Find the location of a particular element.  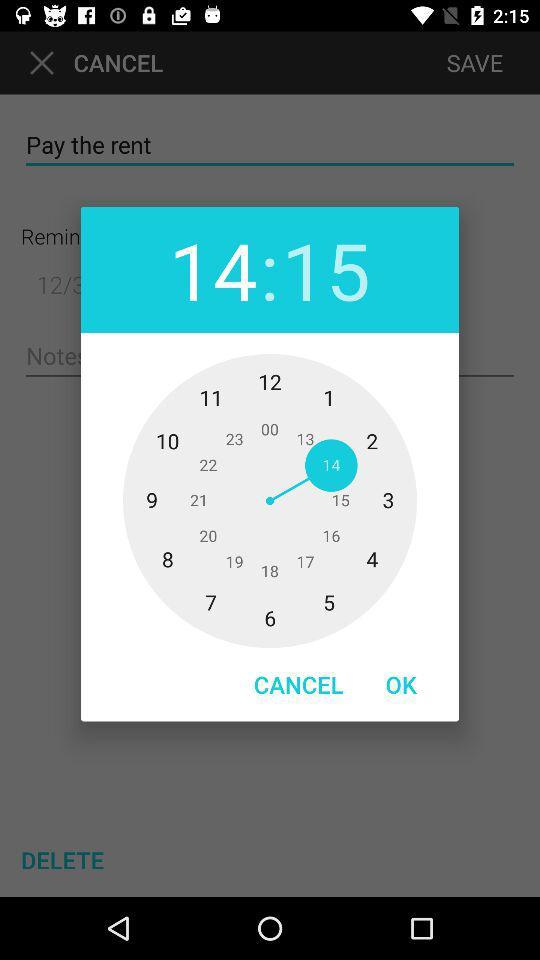

the 14 item is located at coordinates (212, 268).